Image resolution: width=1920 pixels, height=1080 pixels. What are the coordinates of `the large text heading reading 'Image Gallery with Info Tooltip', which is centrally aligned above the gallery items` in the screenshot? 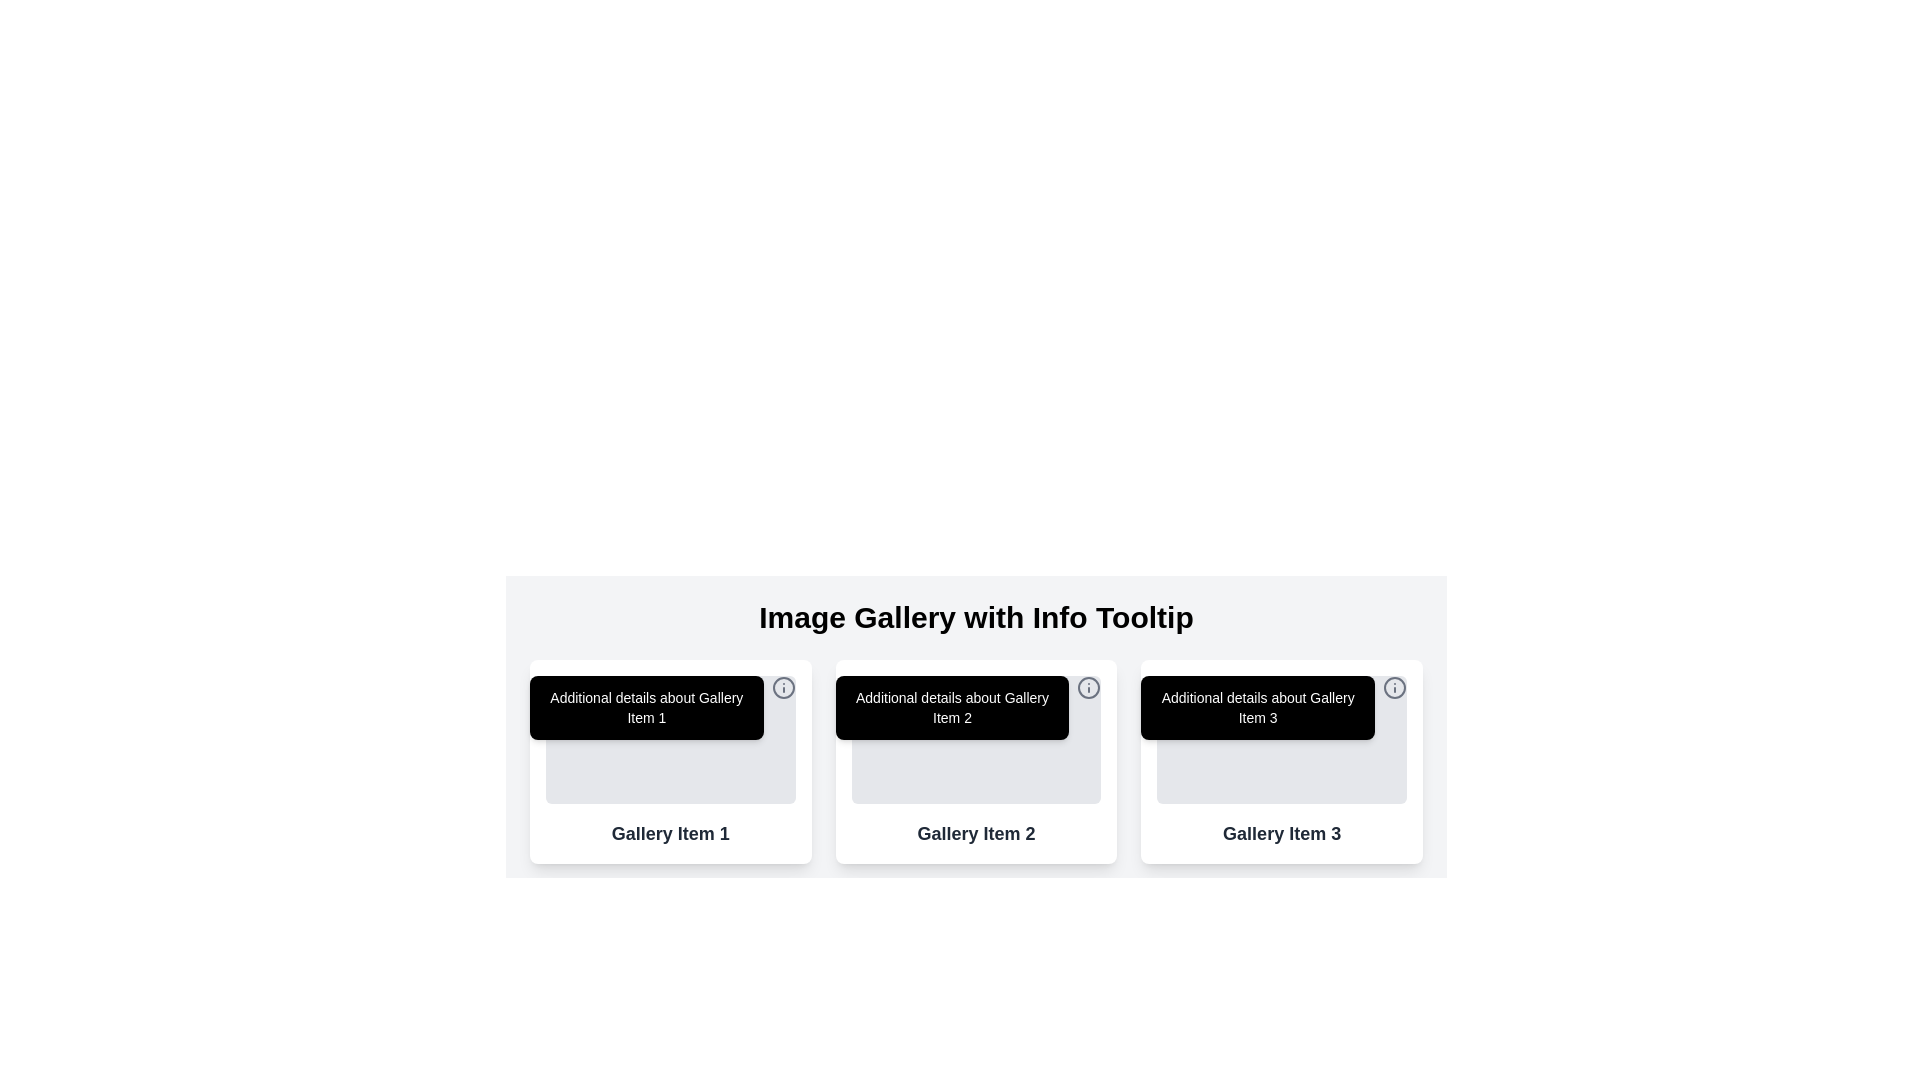 It's located at (976, 616).